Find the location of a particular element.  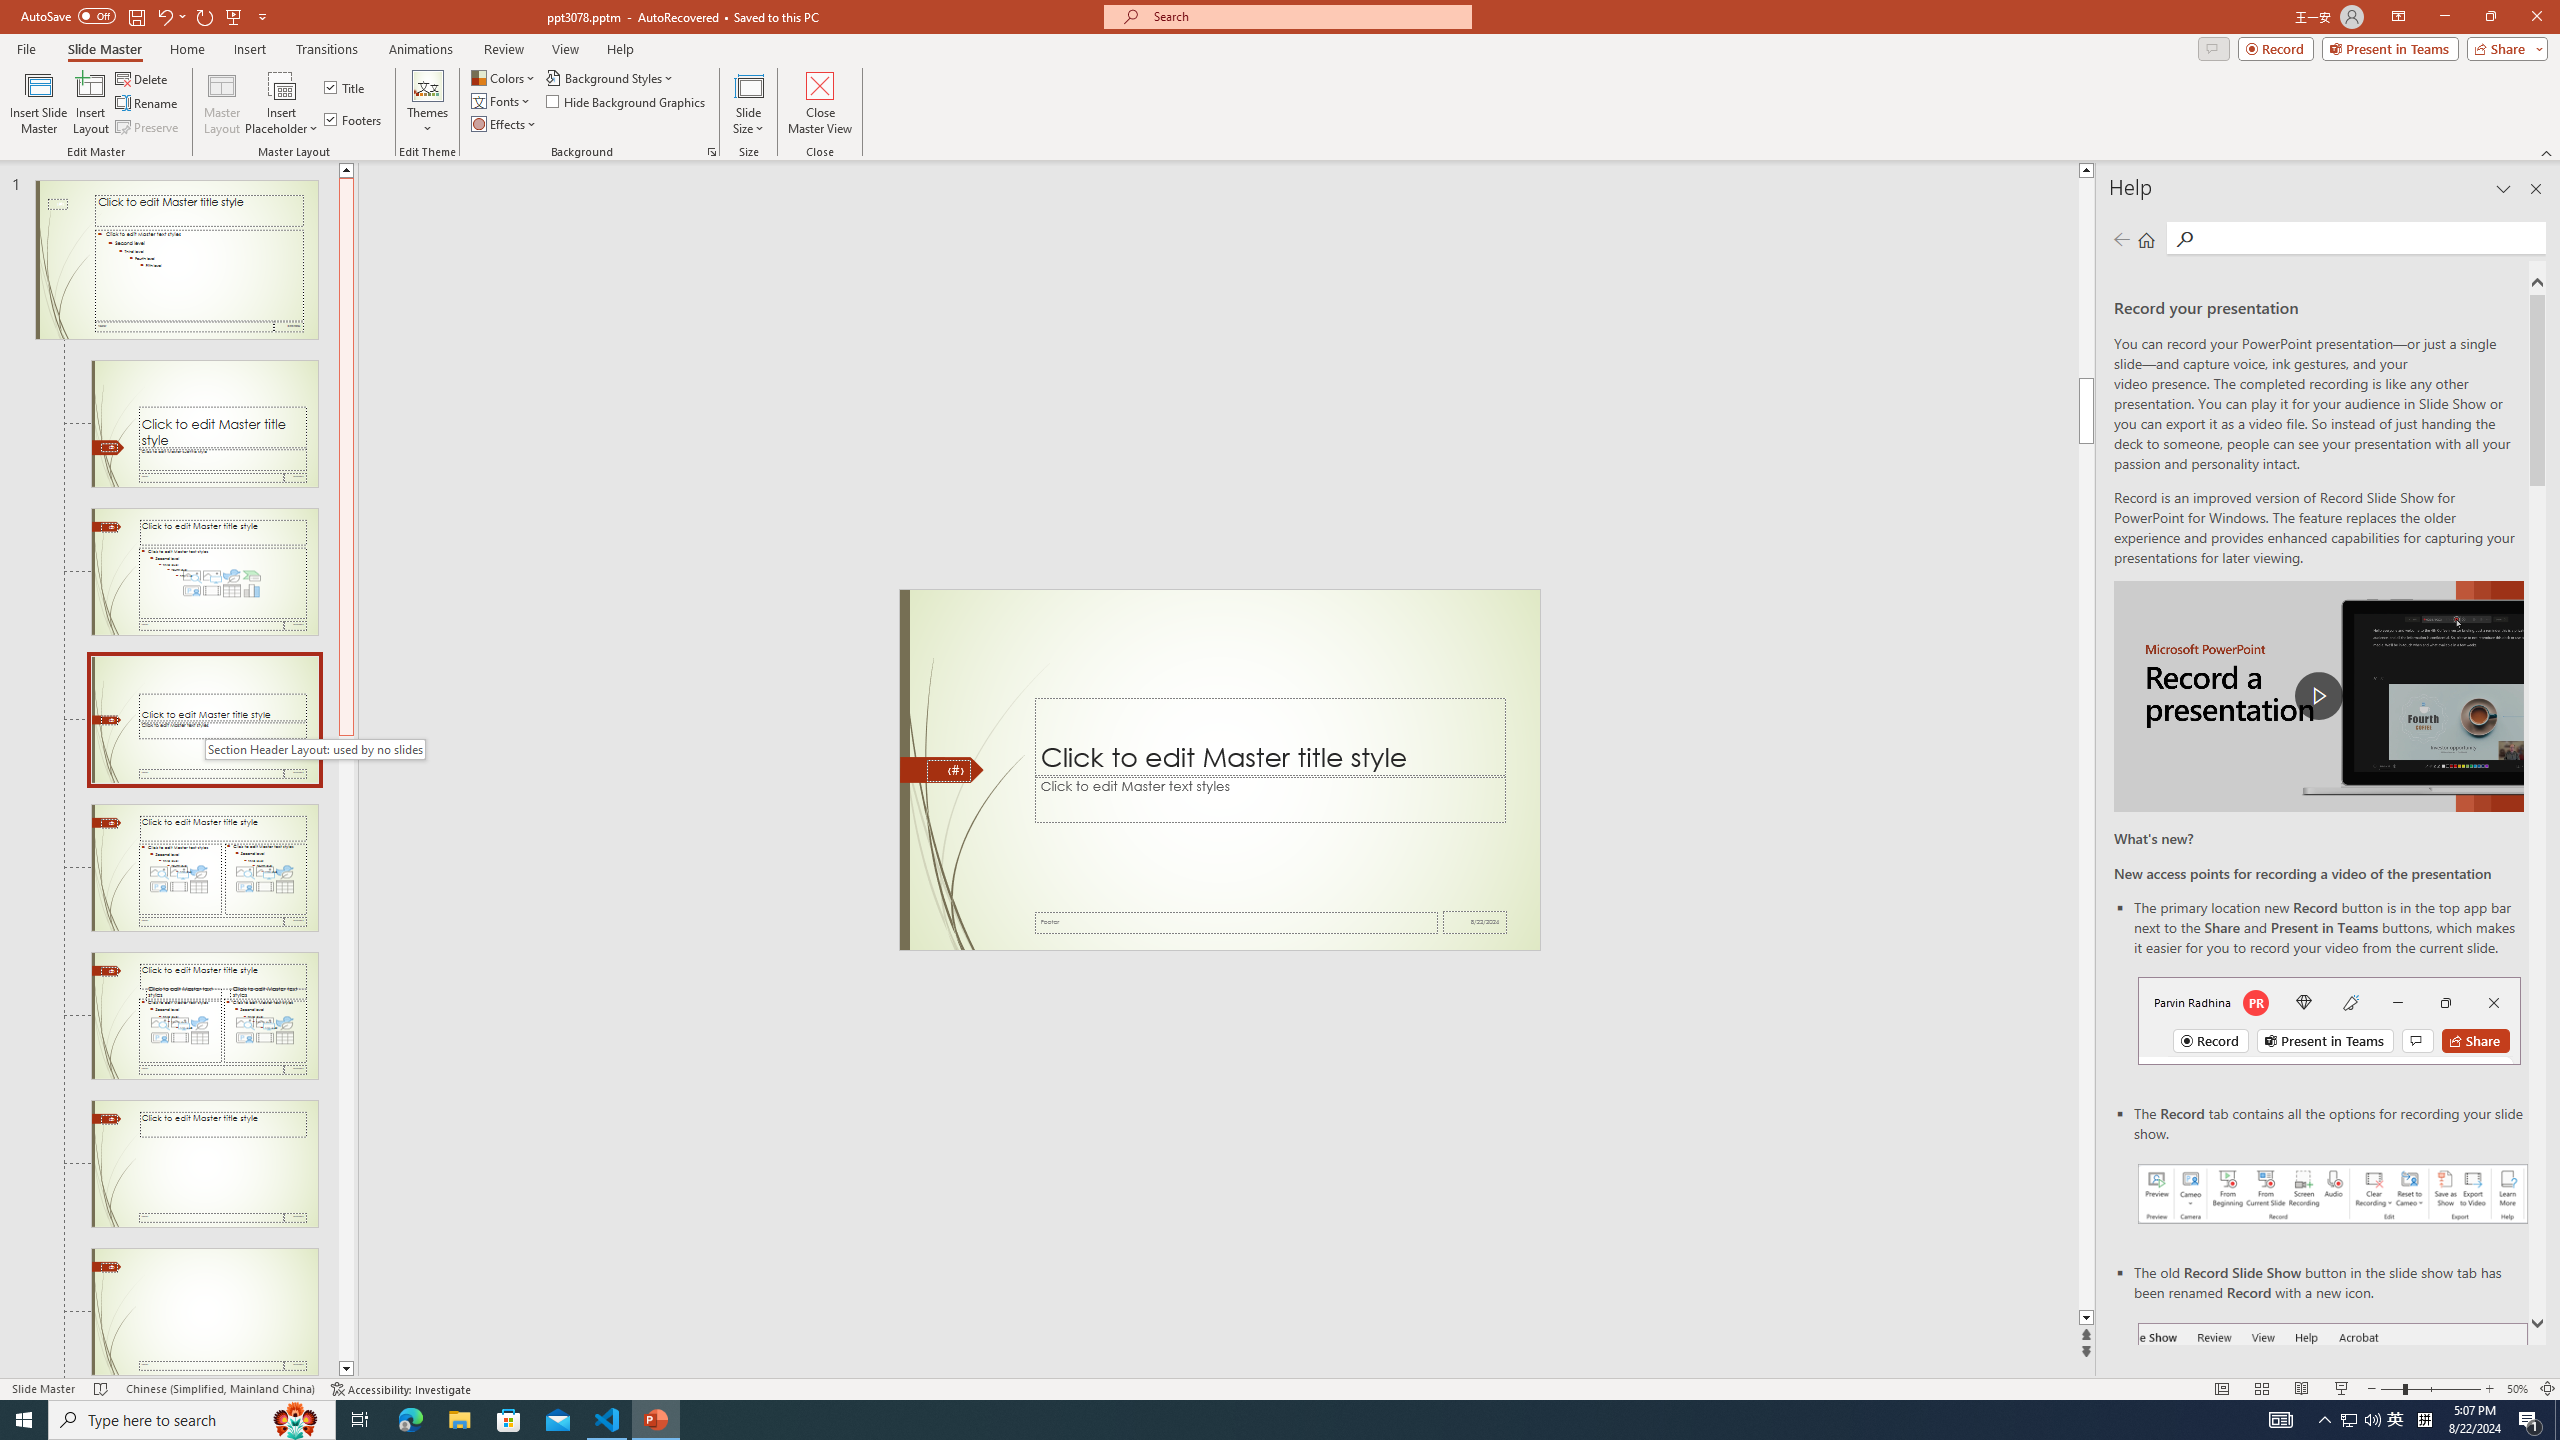

'Insert Layout' is located at coordinates (89, 103).